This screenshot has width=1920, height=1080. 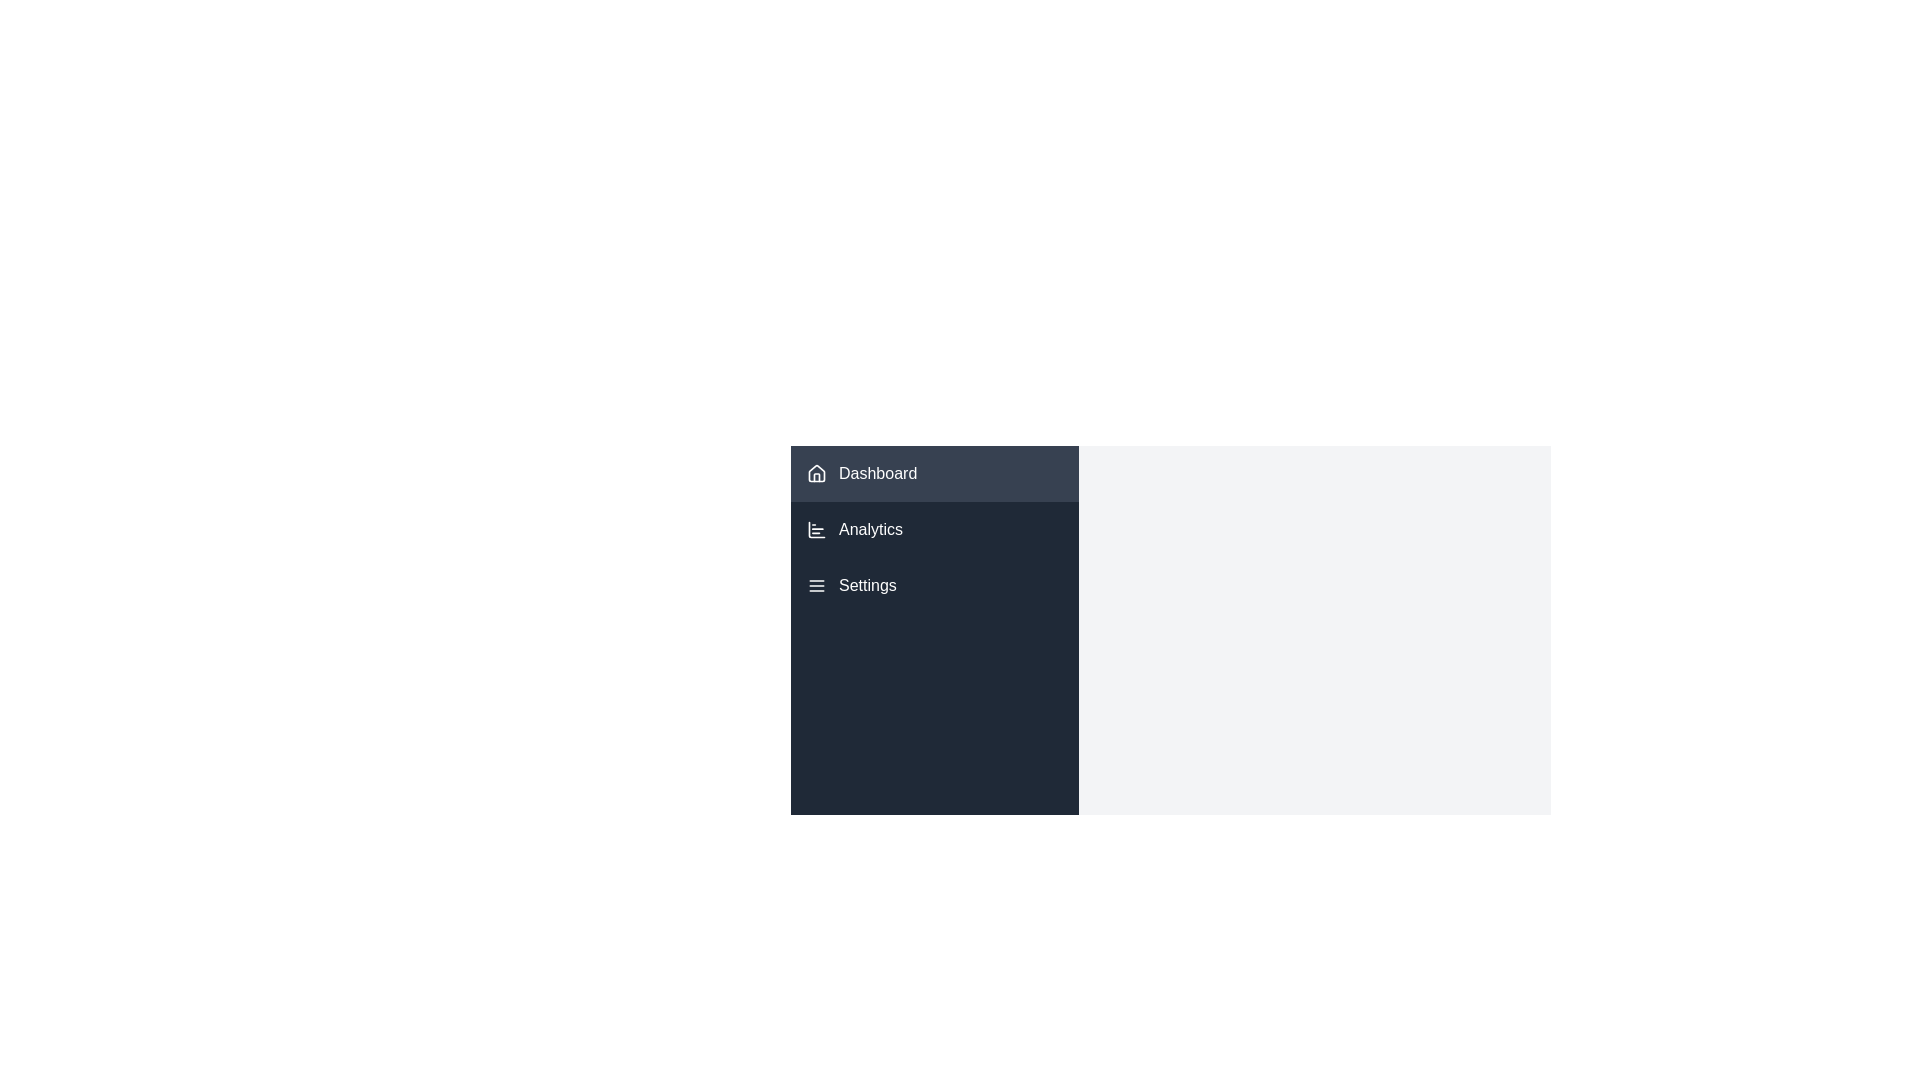 I want to click on the 'Settings' icon located in the sidebar menu, so click(x=816, y=585).